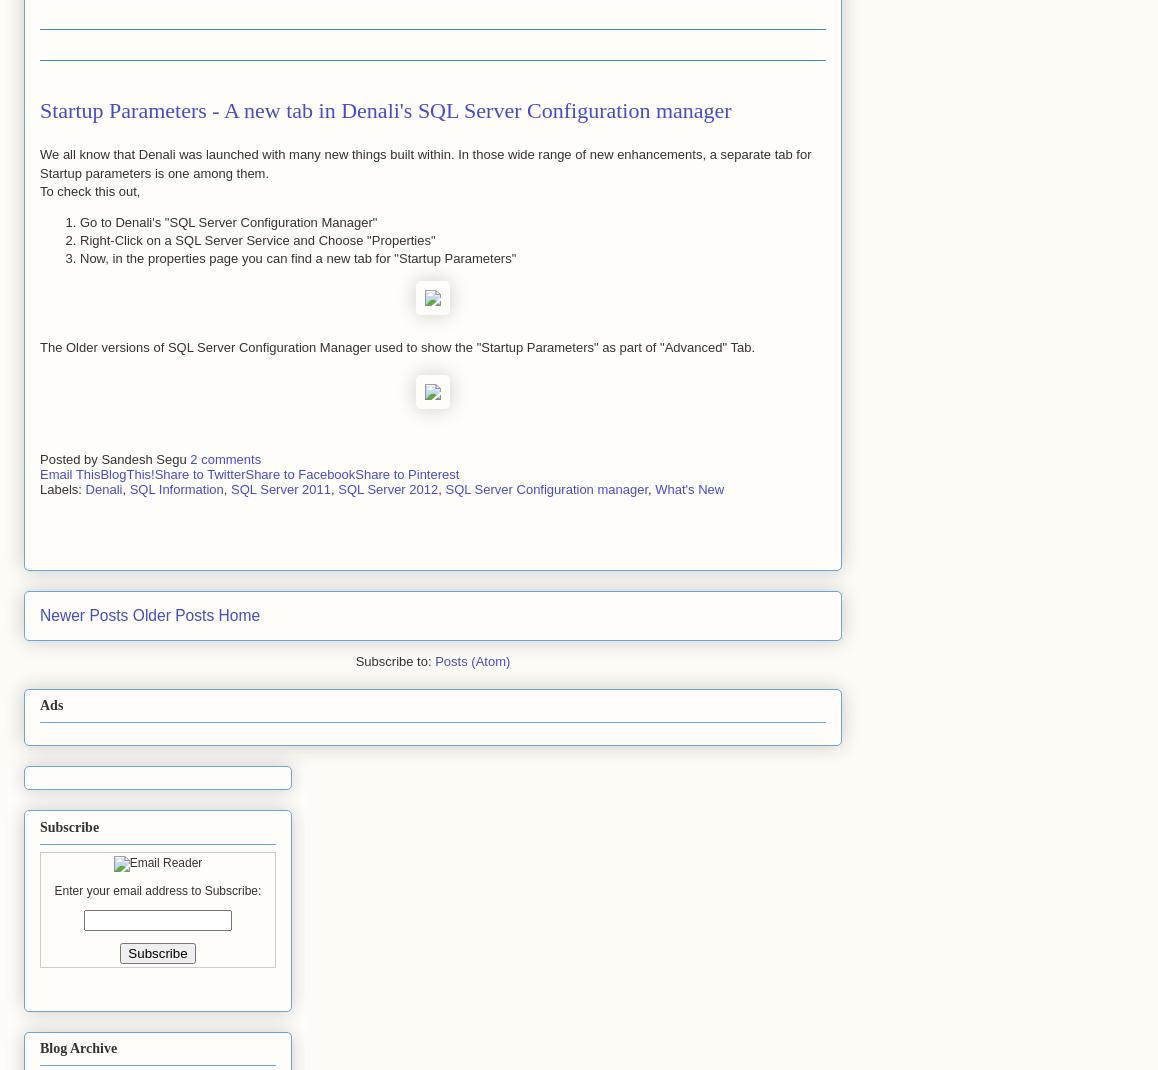  What do you see at coordinates (297, 257) in the screenshot?
I see `'Now, in the properties page you can find a new tab for "Startup Parameters"'` at bounding box center [297, 257].